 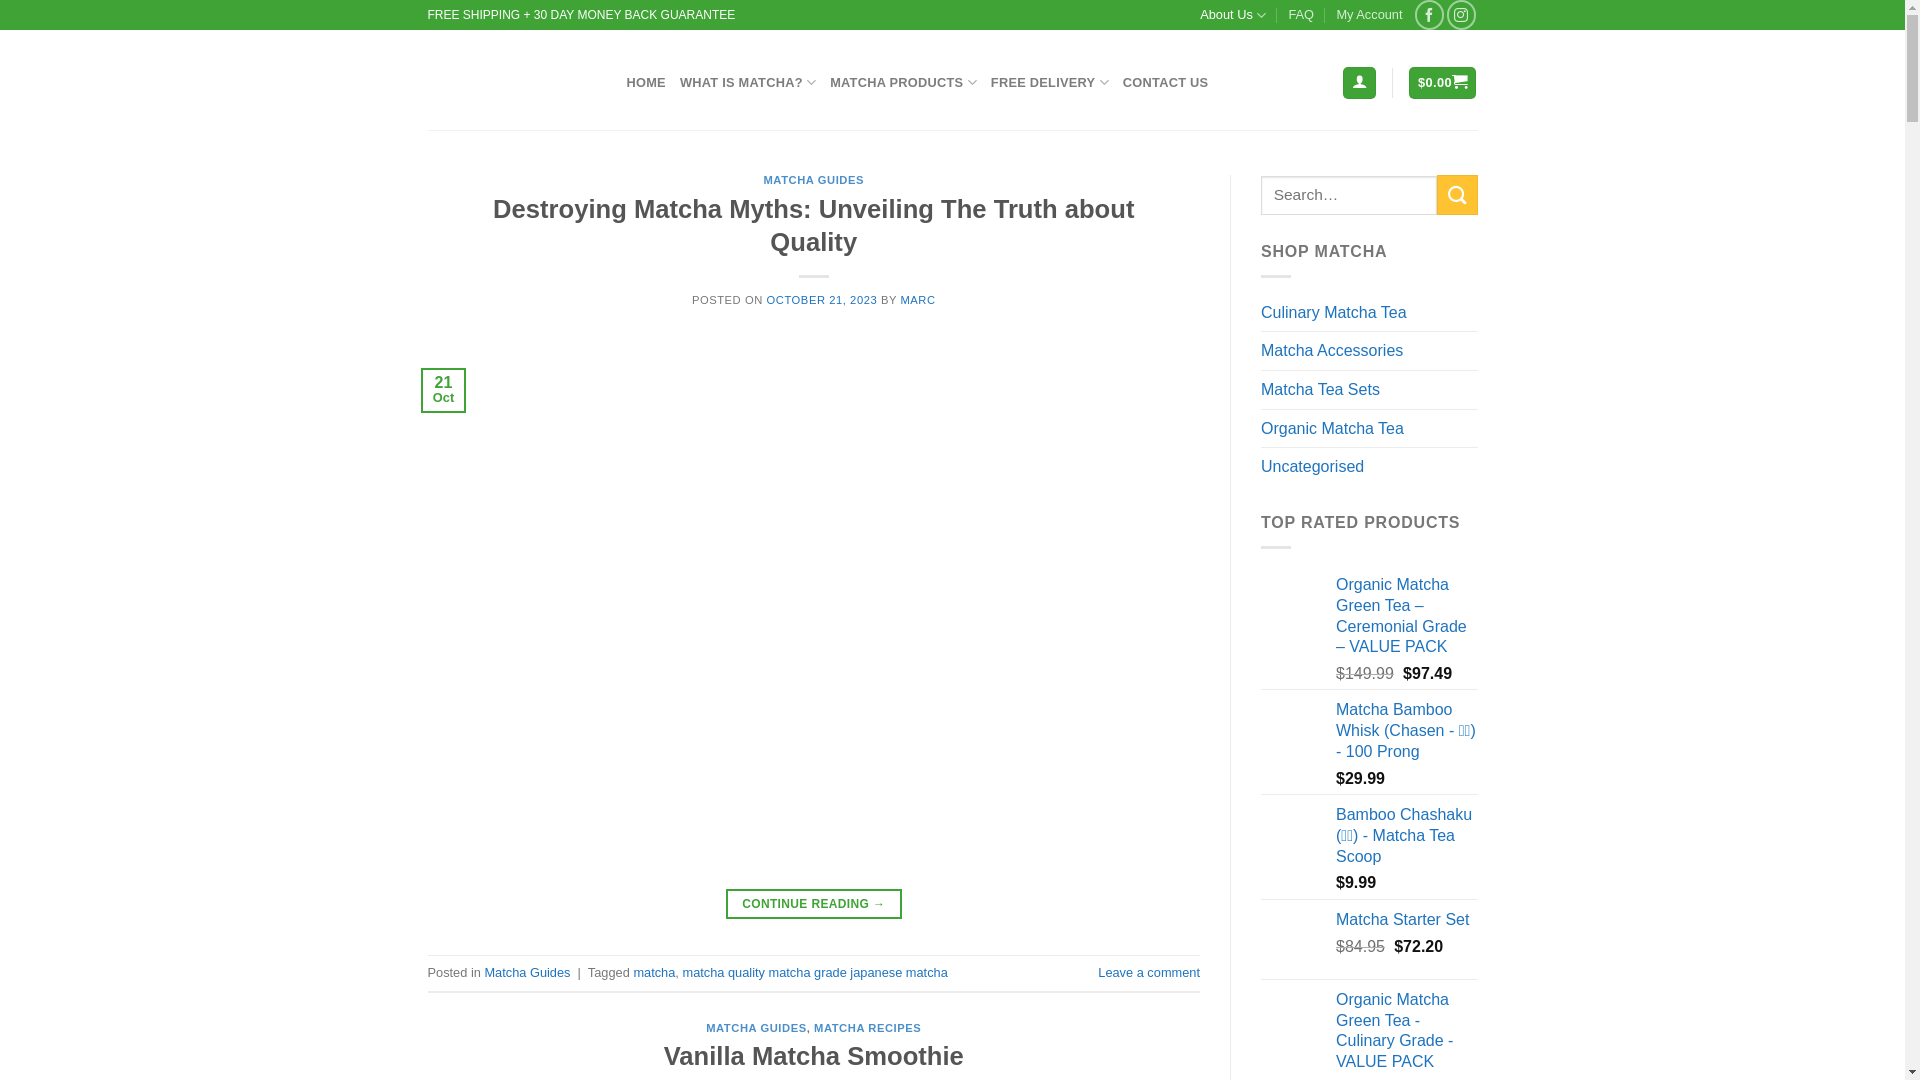 I want to click on 'Organic Matcha Tea', so click(x=1368, y=427).